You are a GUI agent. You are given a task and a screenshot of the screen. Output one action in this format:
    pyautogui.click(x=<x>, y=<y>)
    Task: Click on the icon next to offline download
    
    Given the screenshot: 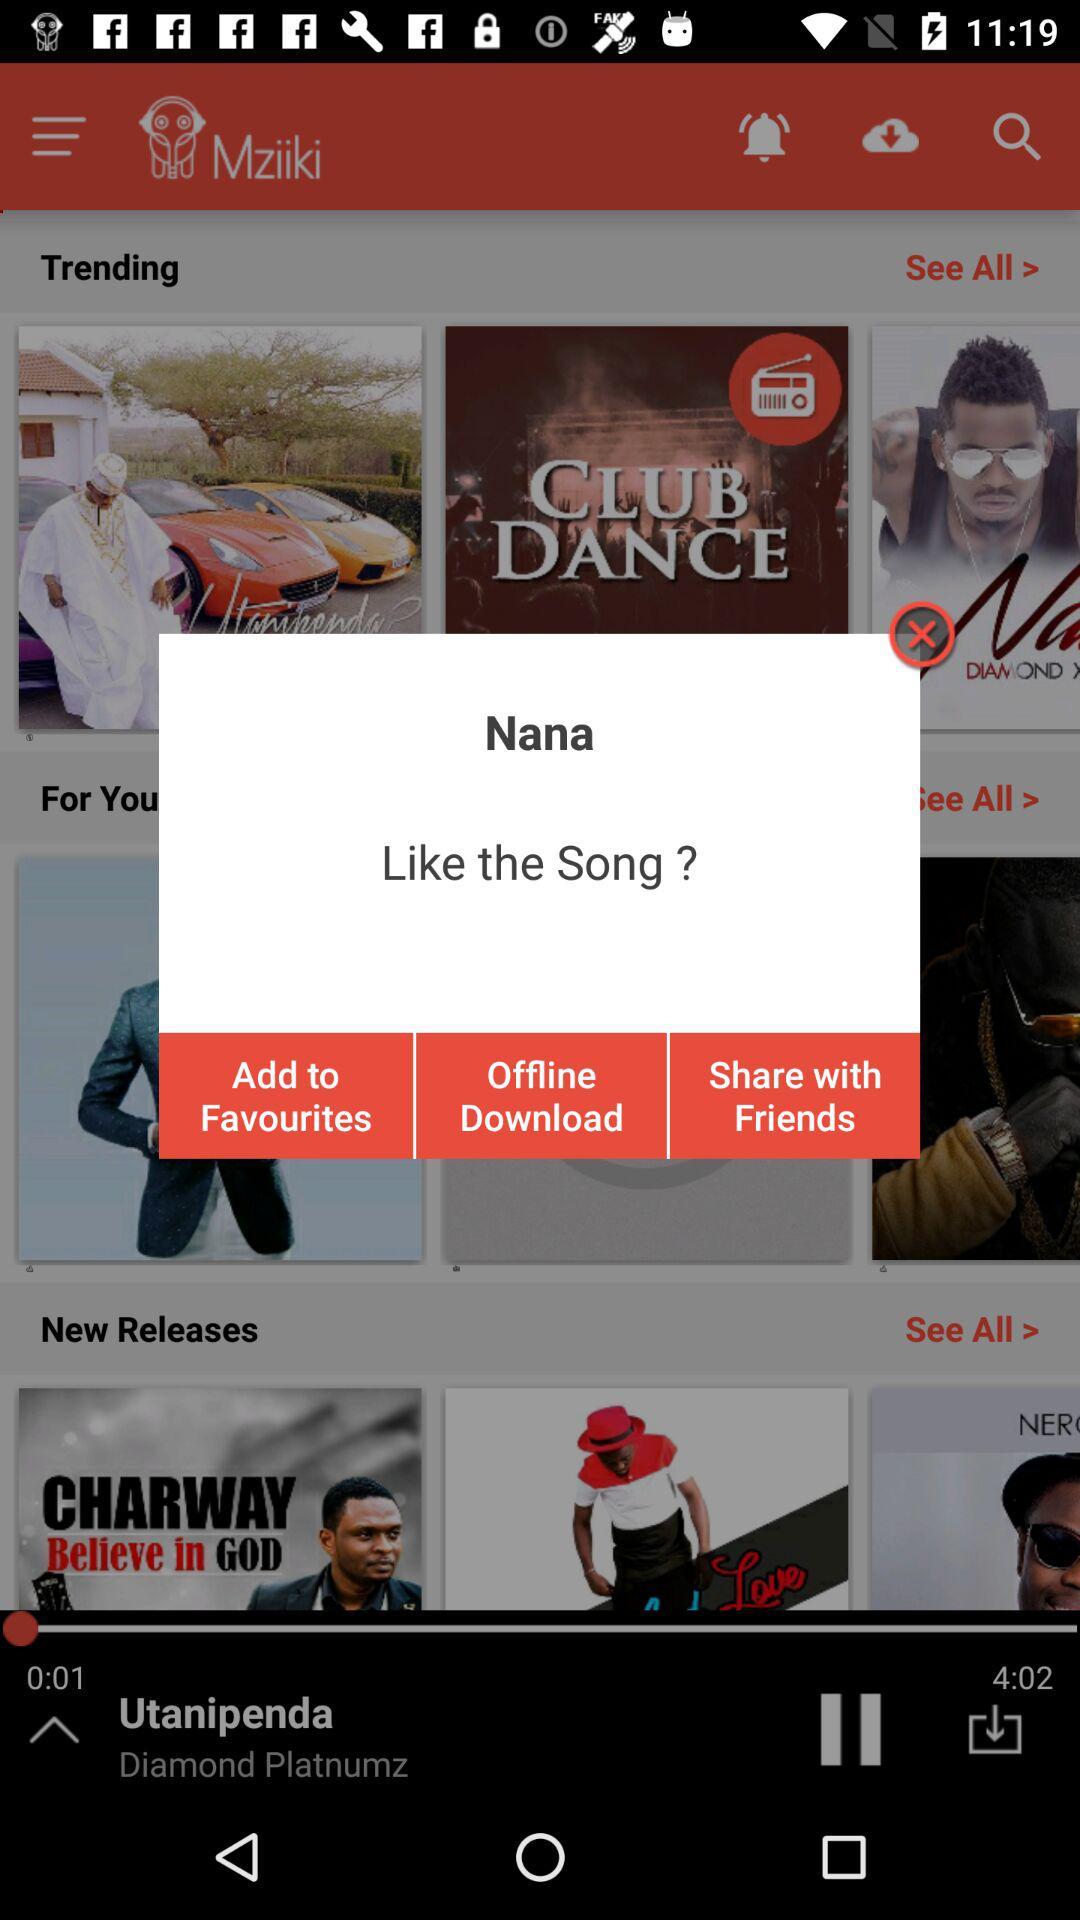 What is the action you would take?
    pyautogui.click(x=793, y=1094)
    